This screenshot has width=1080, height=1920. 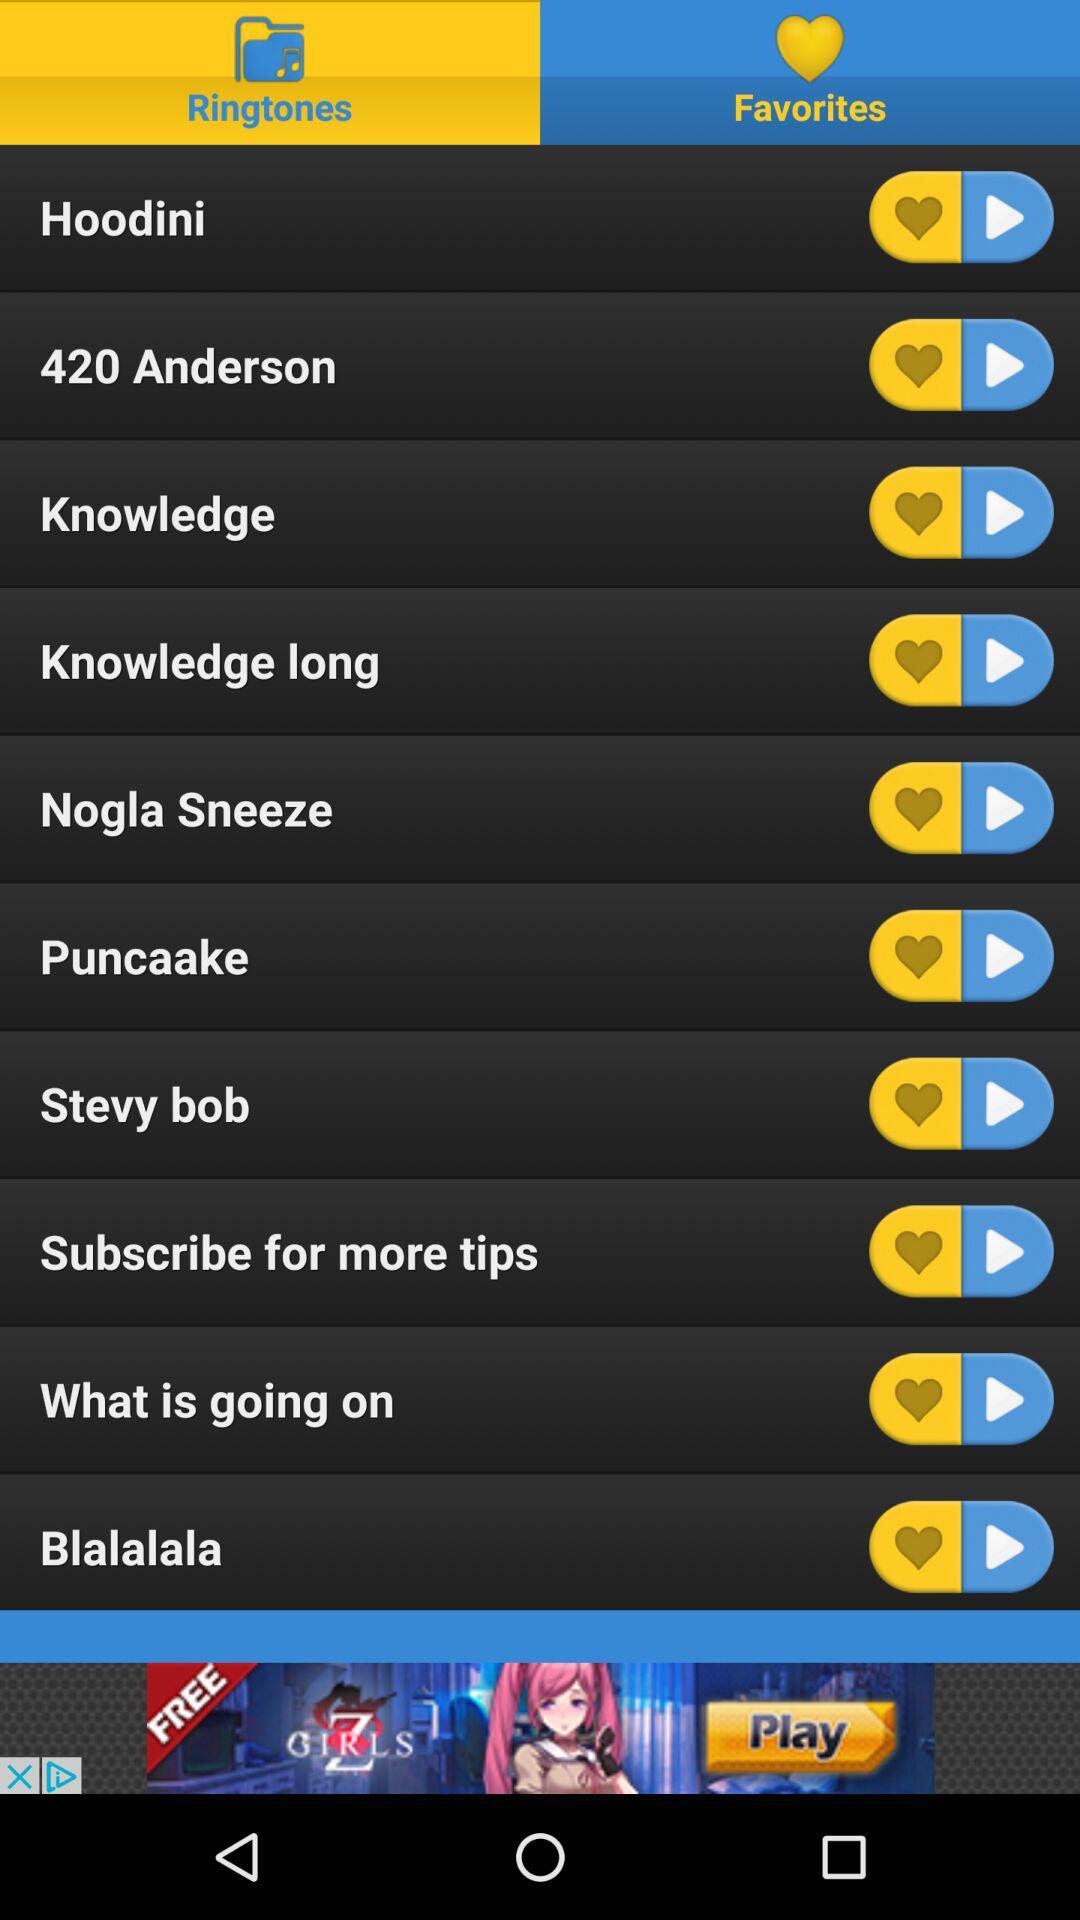 I want to click on button, so click(x=915, y=954).